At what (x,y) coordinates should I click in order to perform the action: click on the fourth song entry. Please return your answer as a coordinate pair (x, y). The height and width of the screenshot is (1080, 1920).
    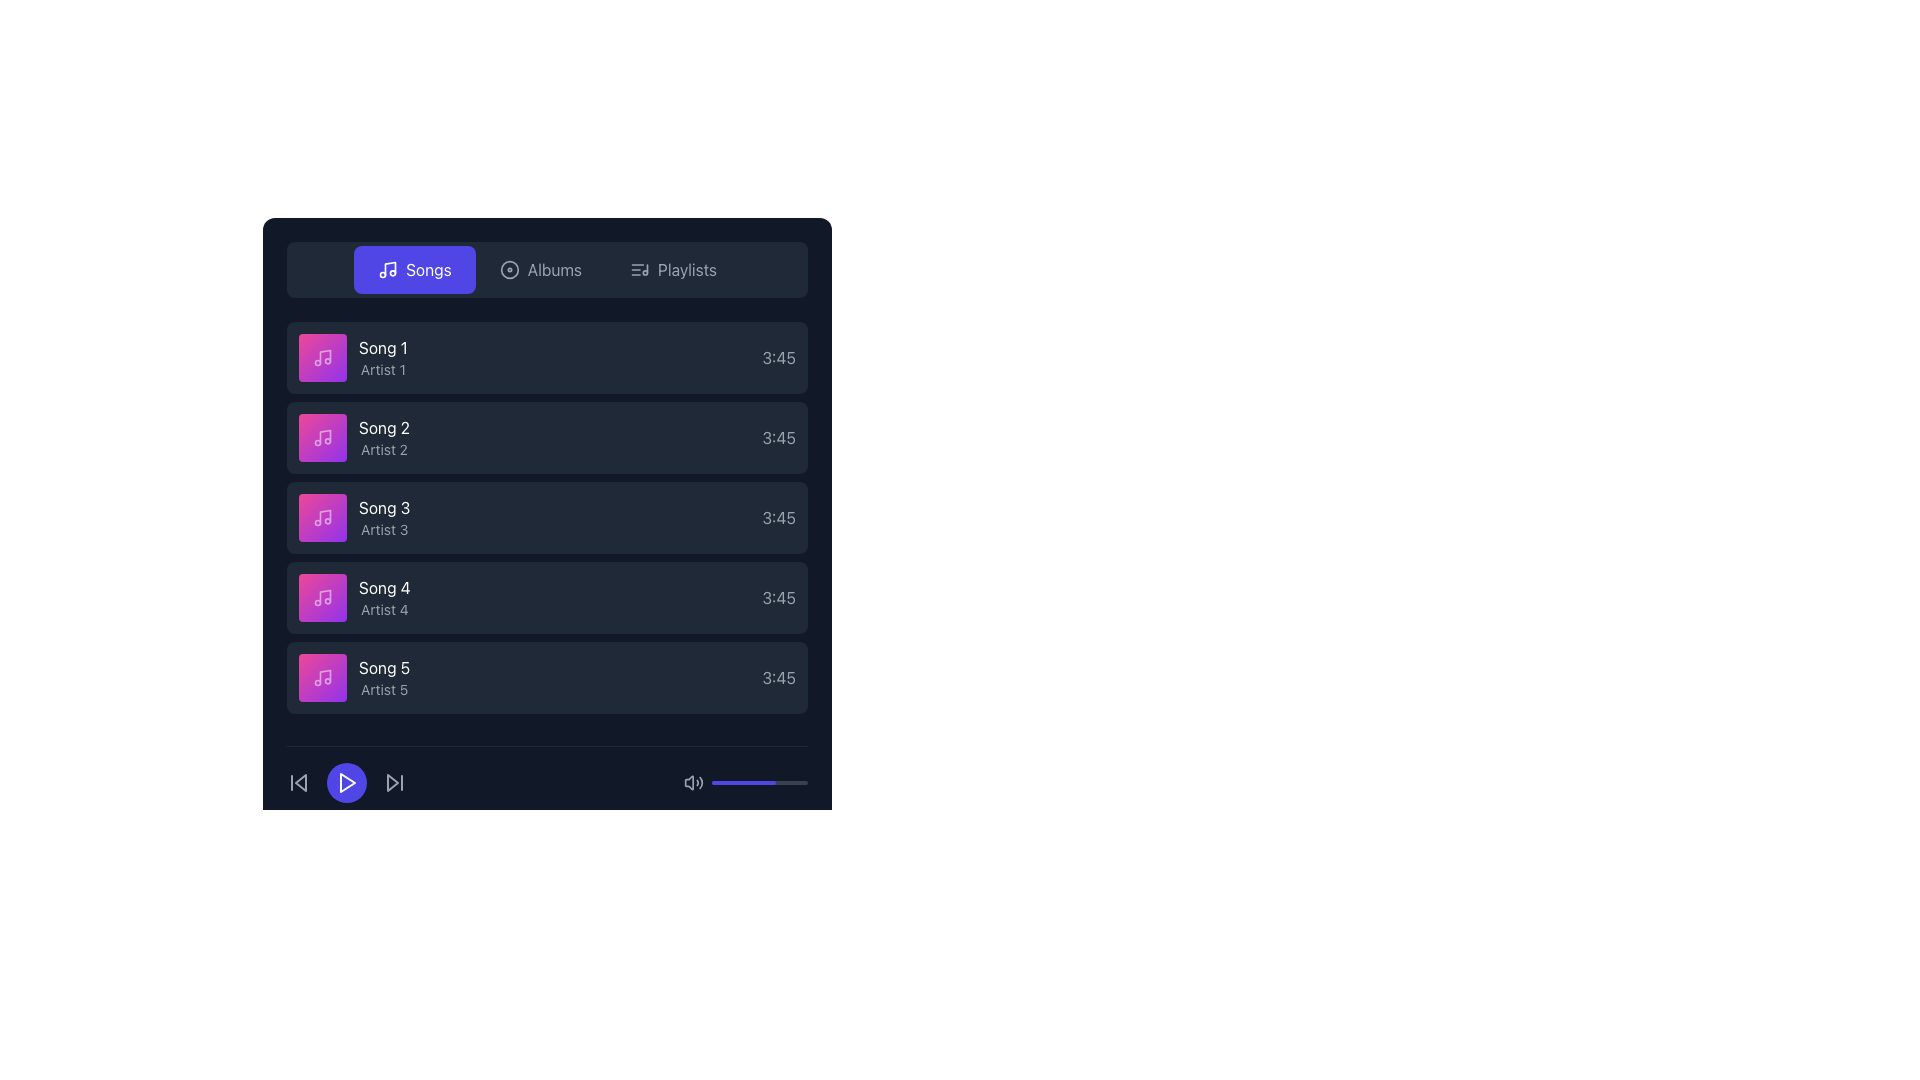
    Looking at the image, I should click on (547, 596).